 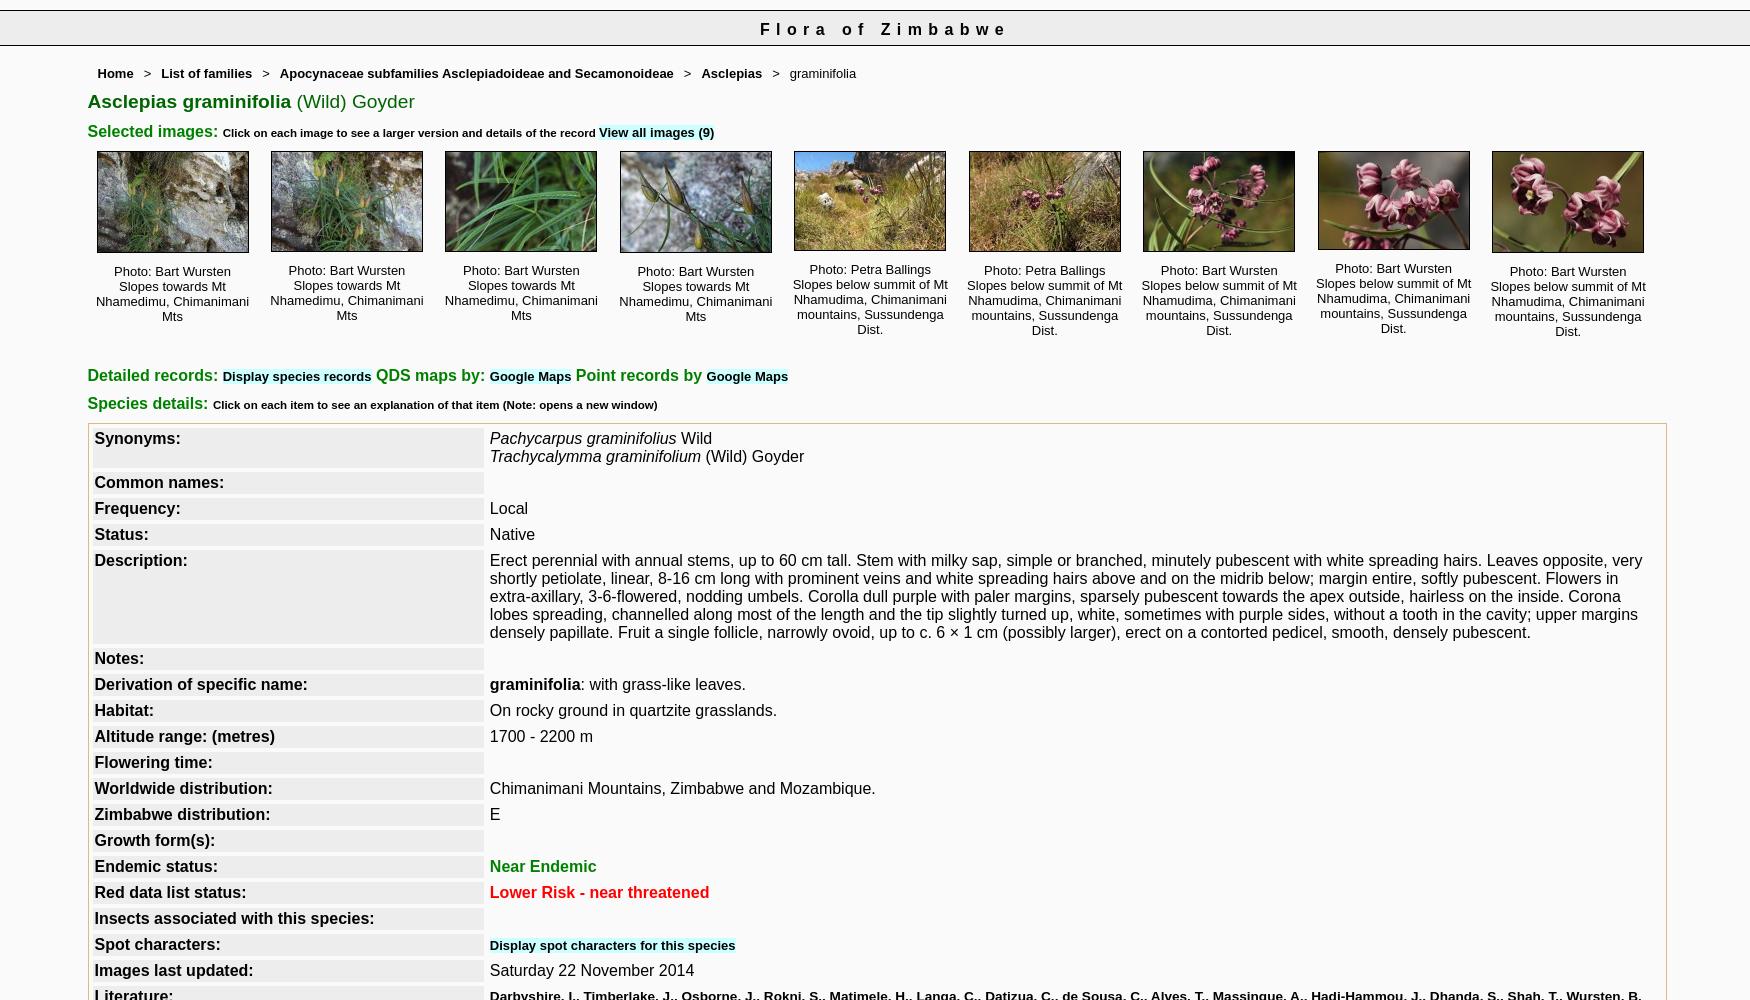 What do you see at coordinates (168, 892) in the screenshot?
I see `'Red data list status:'` at bounding box center [168, 892].